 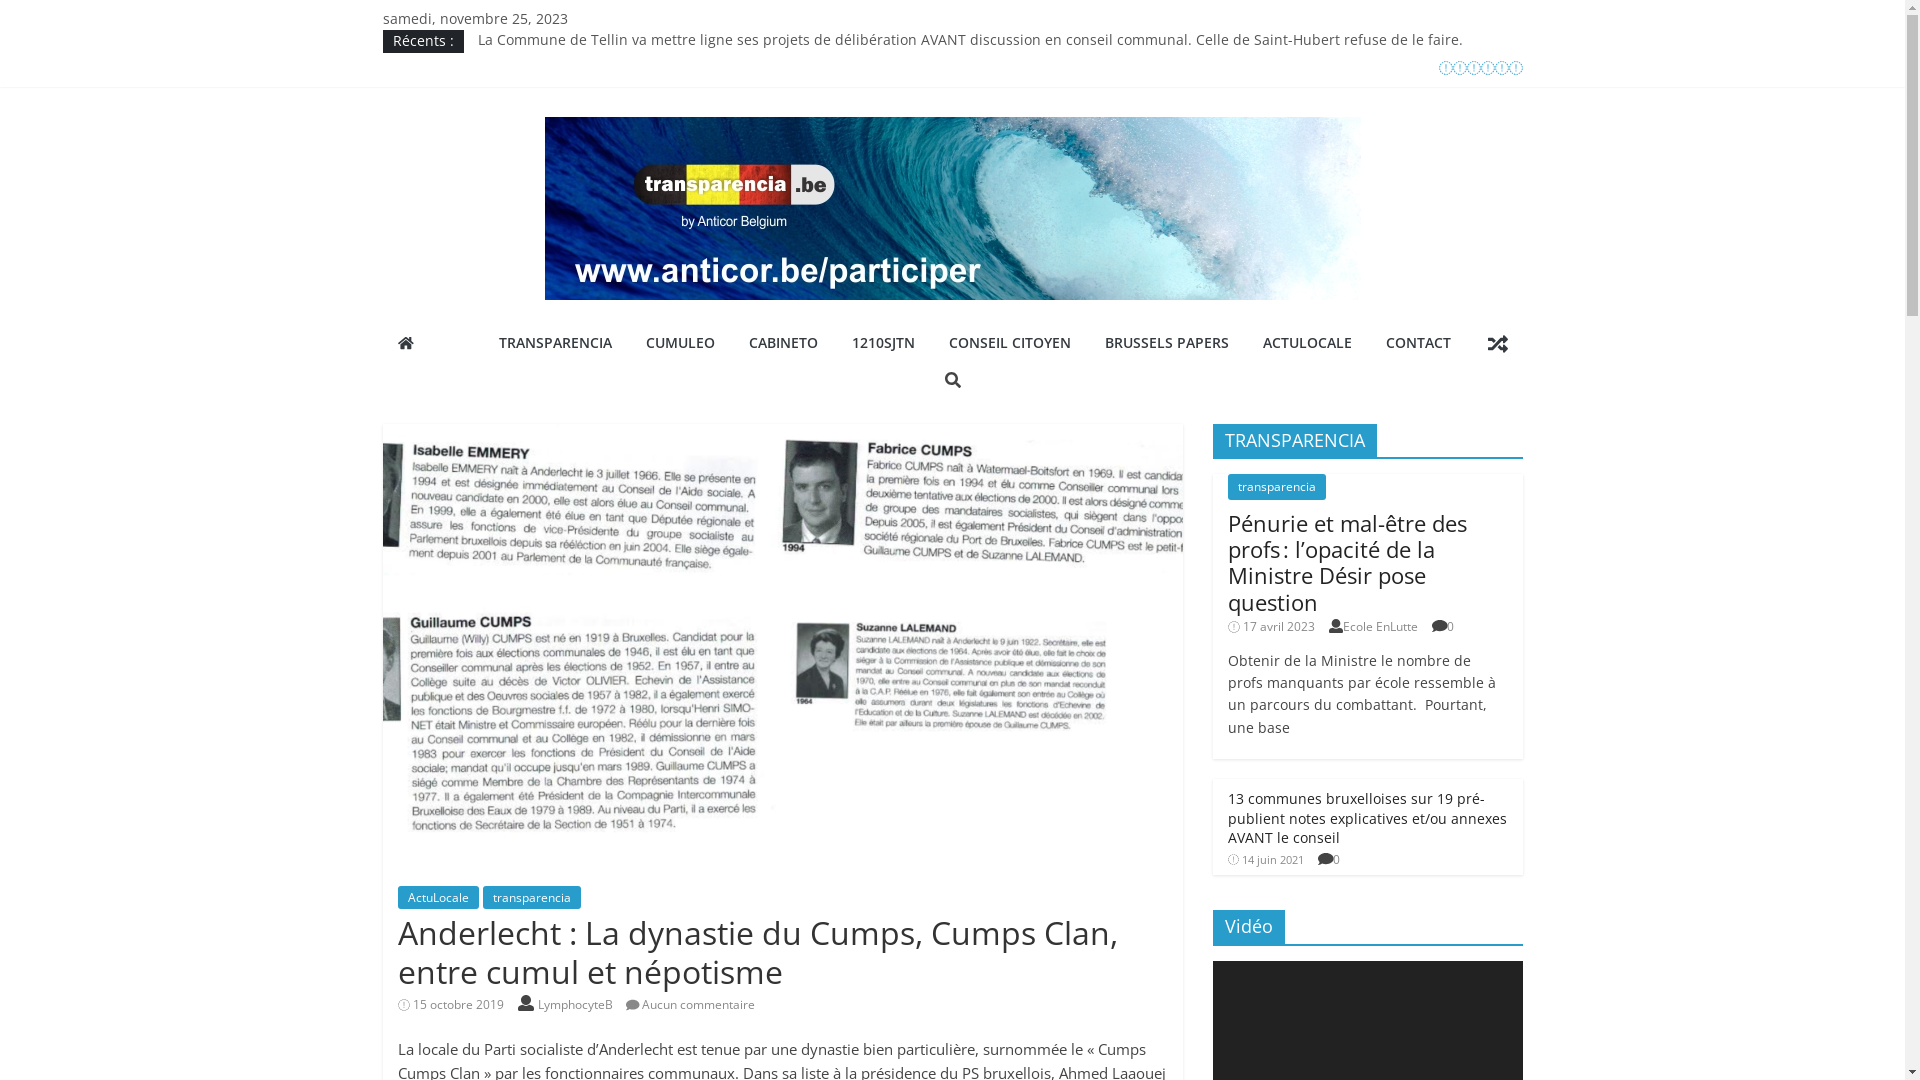 What do you see at coordinates (1497, 342) in the screenshot?
I see `'Voir un article au hasard'` at bounding box center [1497, 342].